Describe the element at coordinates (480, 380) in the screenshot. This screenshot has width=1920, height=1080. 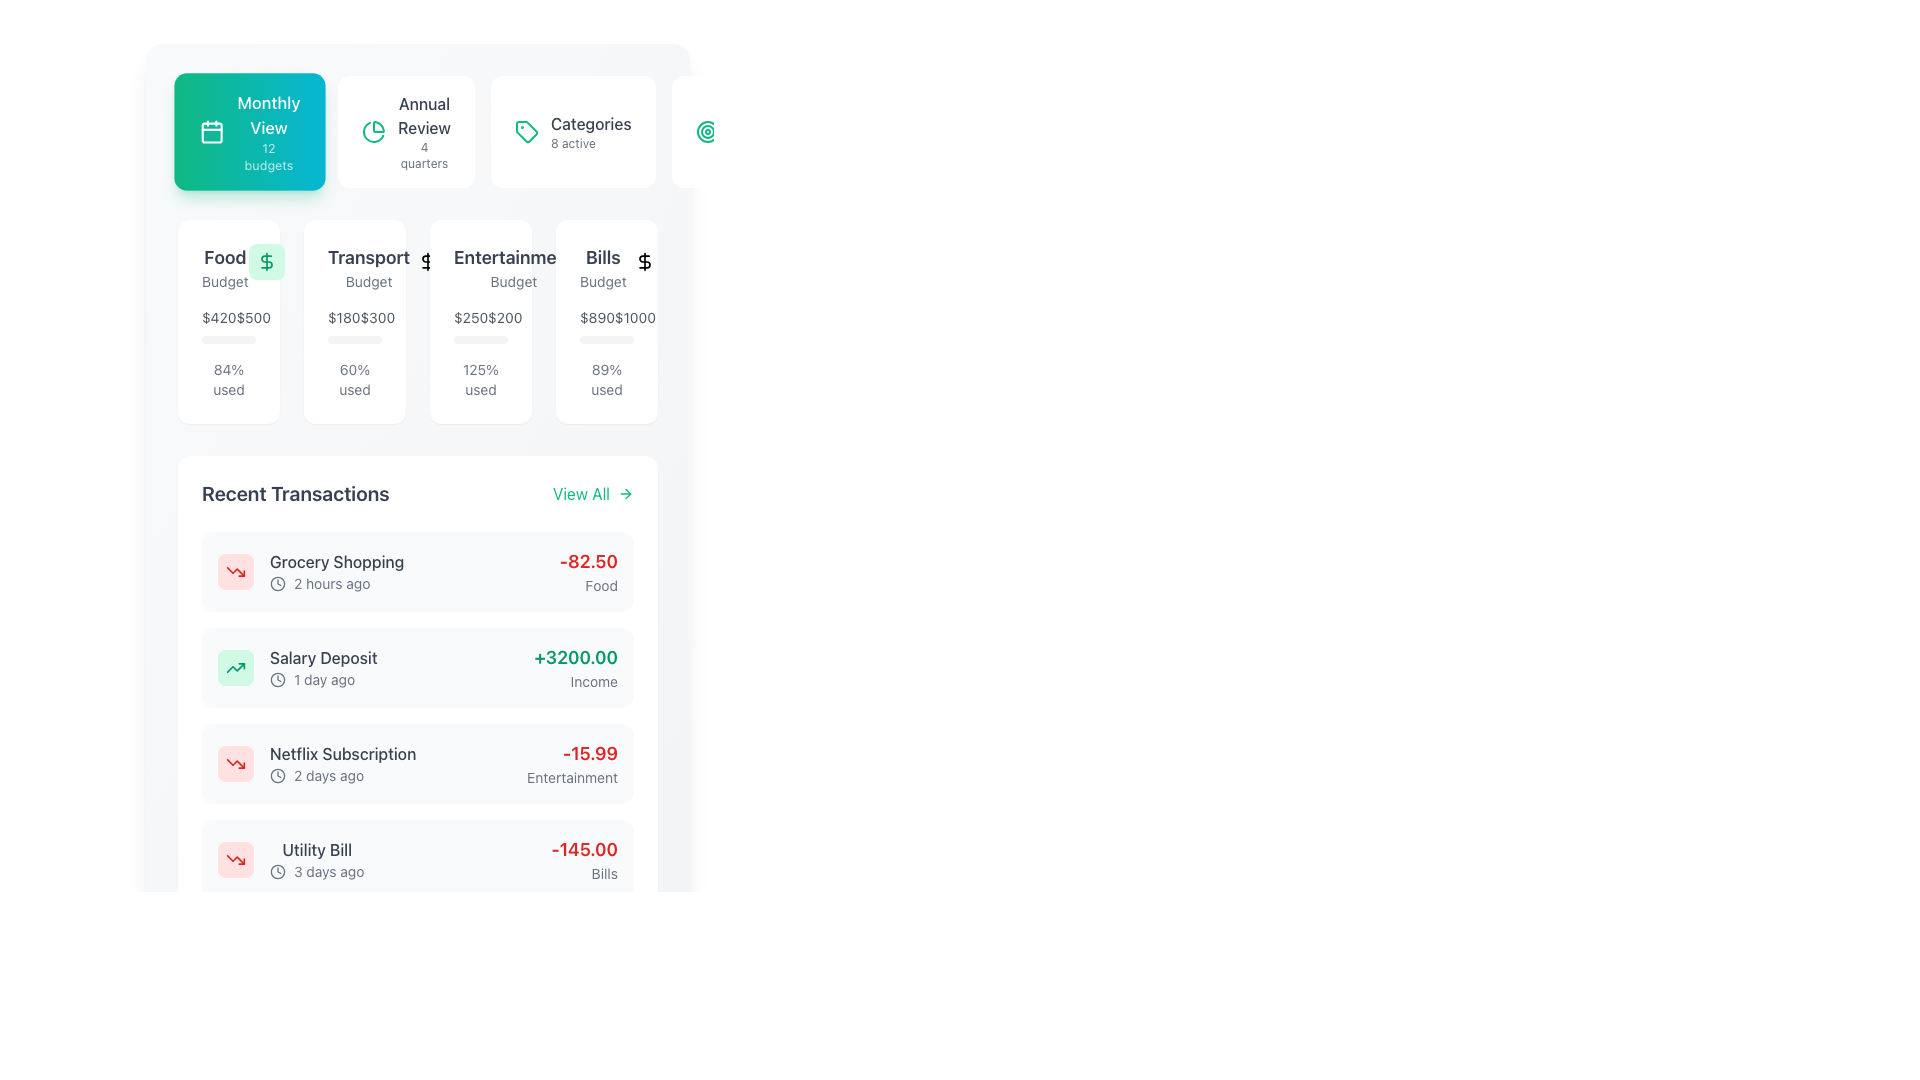
I see `the informational text label displaying '125%' and 'used' at the bottom of the 'Entertainment' budget card` at that location.